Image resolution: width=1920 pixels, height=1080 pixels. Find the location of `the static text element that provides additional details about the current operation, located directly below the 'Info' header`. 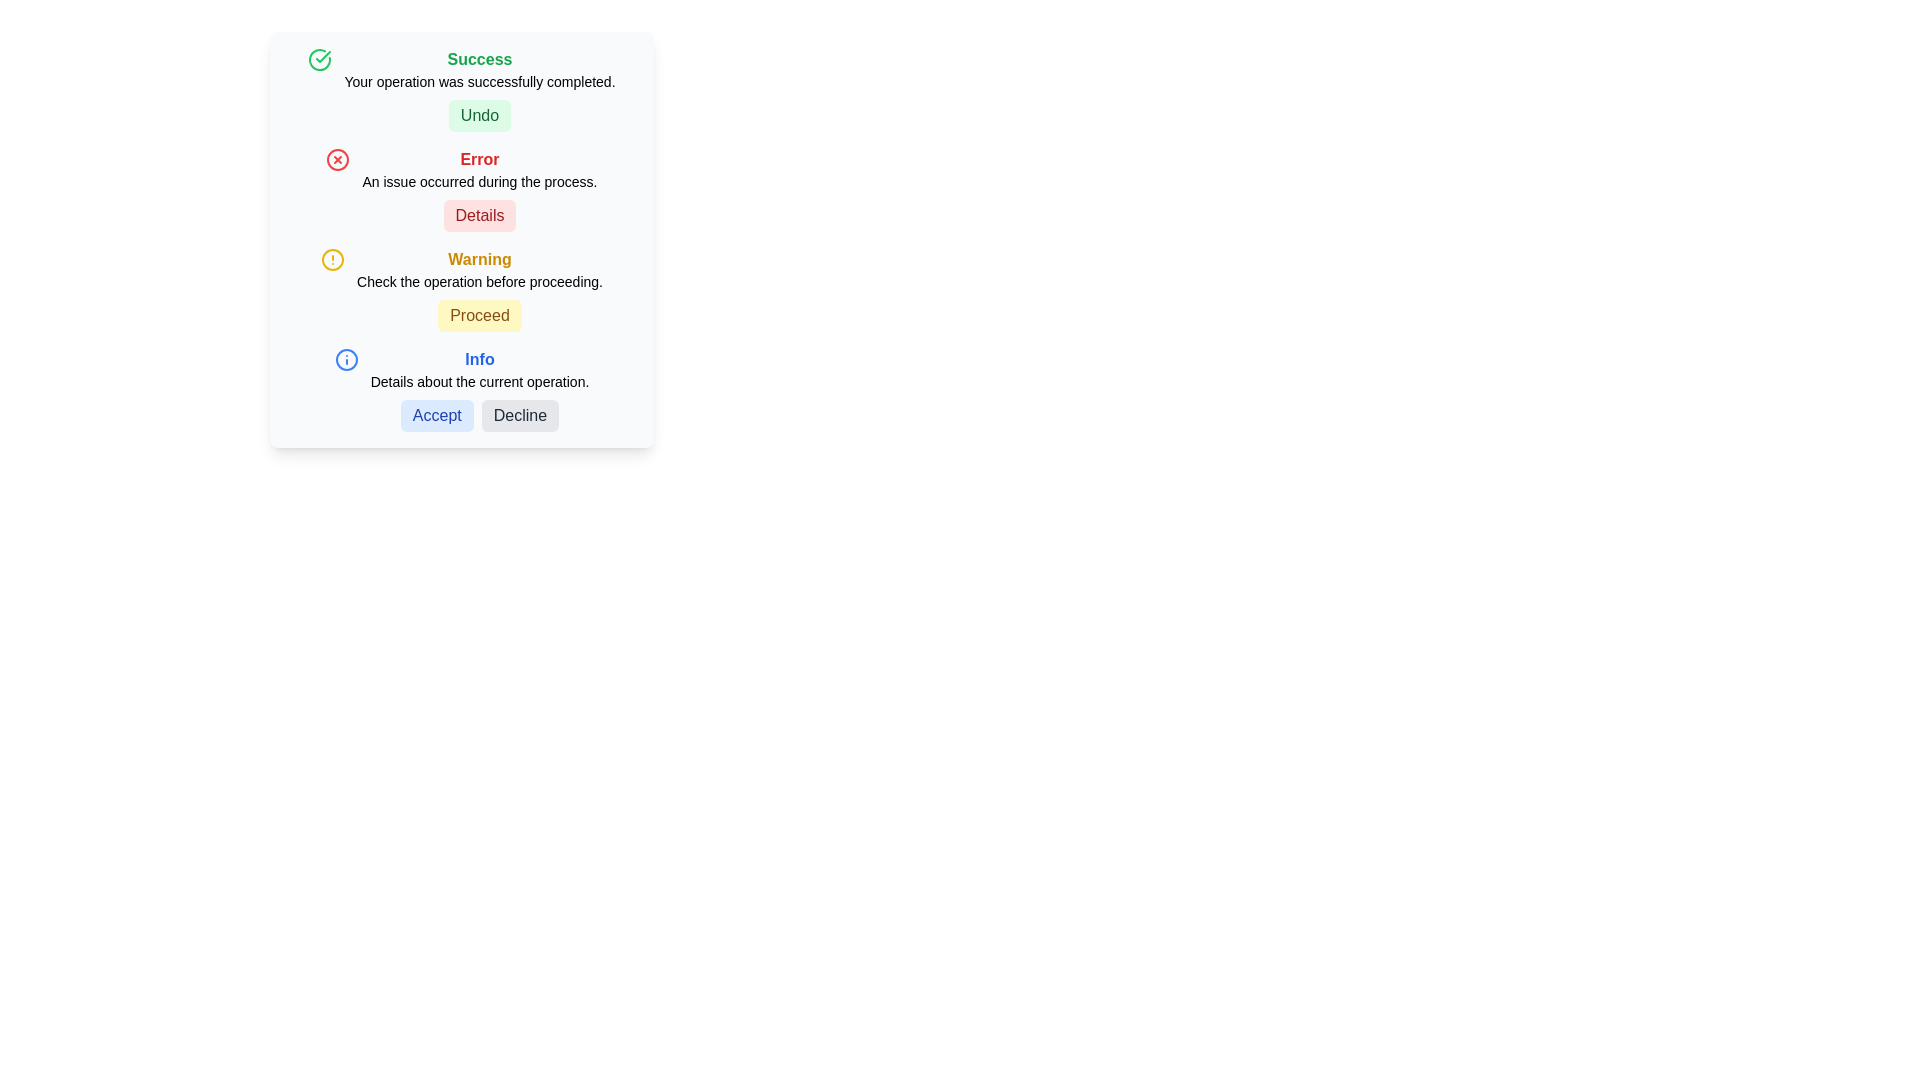

the static text element that provides additional details about the current operation, located directly below the 'Info' header is located at coordinates (480, 381).